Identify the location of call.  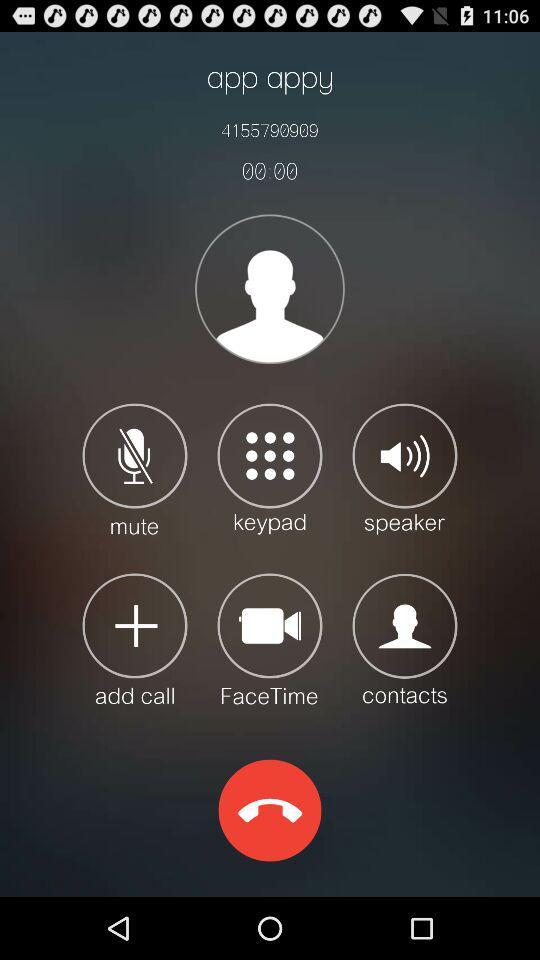
(135, 637).